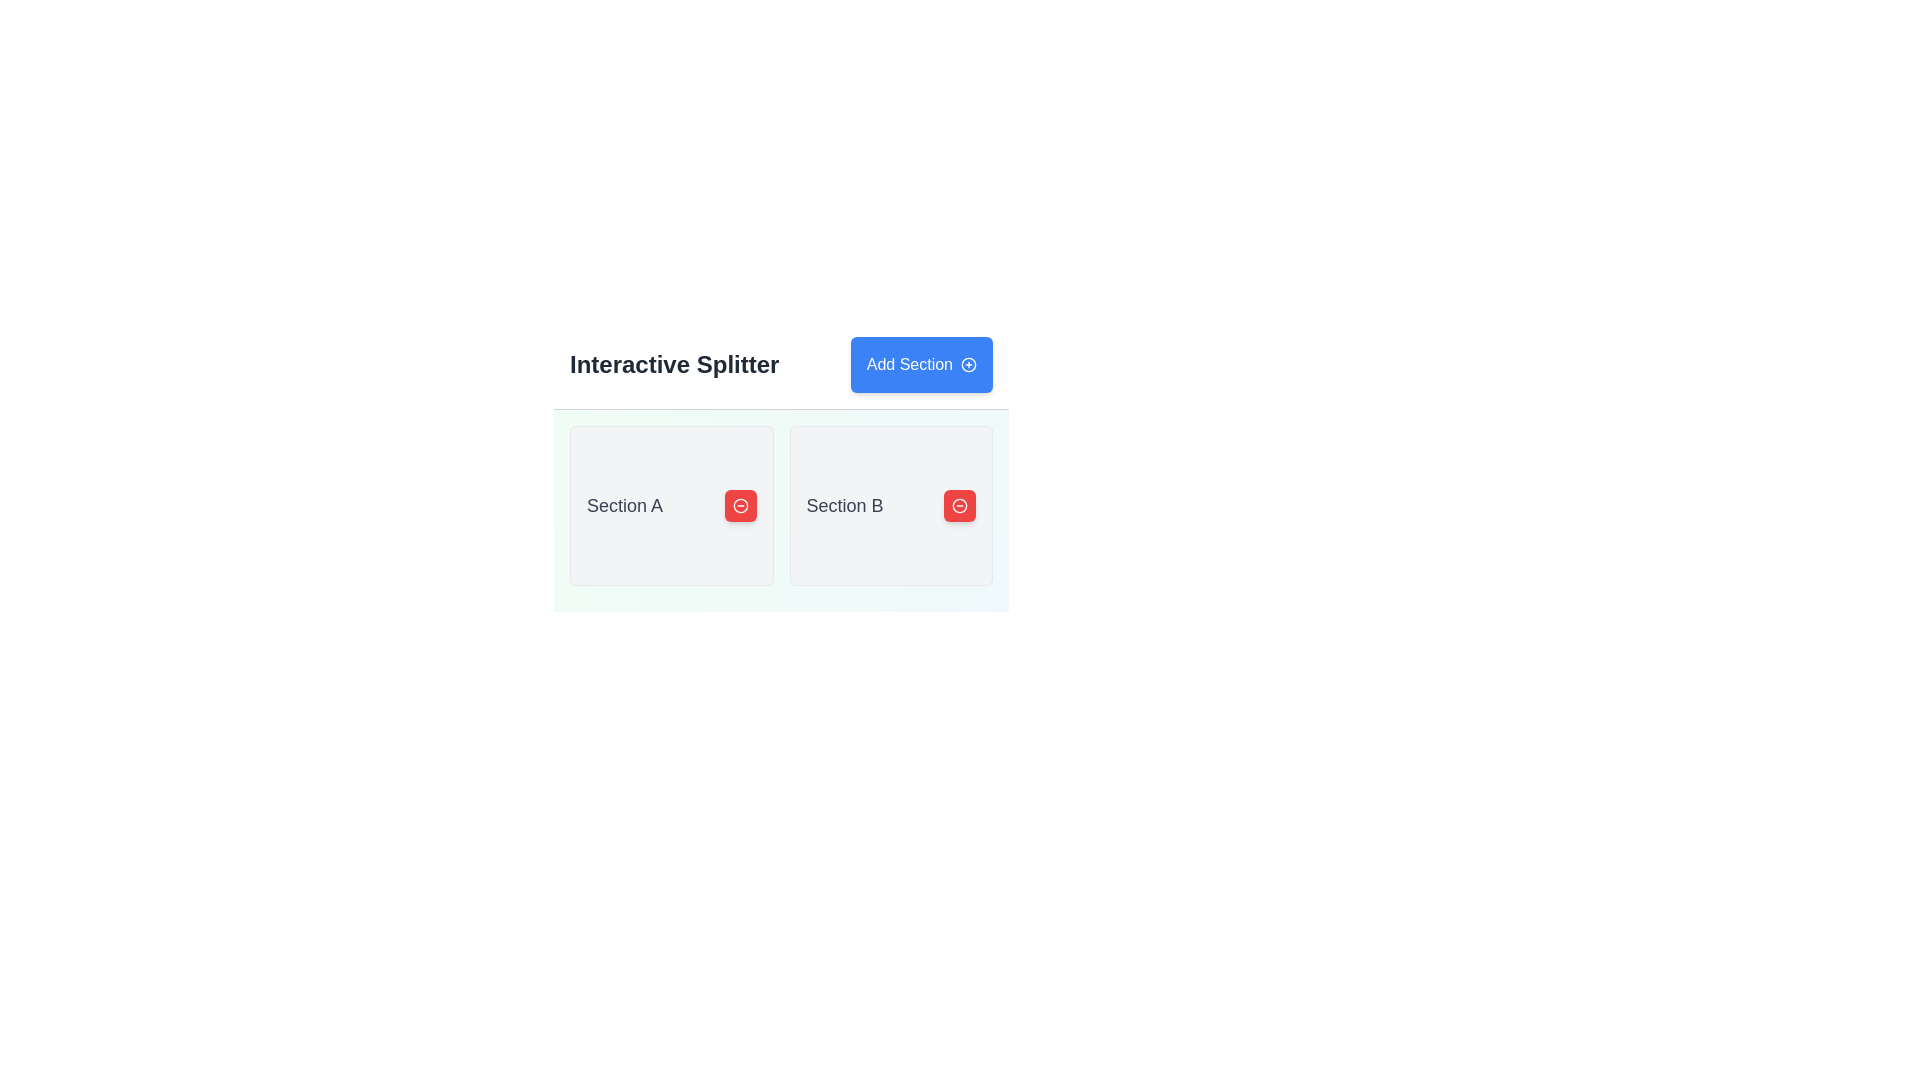 The height and width of the screenshot is (1080, 1920). What do you see at coordinates (969, 365) in the screenshot?
I see `the blue circular icon with a white outline and a white plus symbol located within the 'Add Section' button` at bounding box center [969, 365].